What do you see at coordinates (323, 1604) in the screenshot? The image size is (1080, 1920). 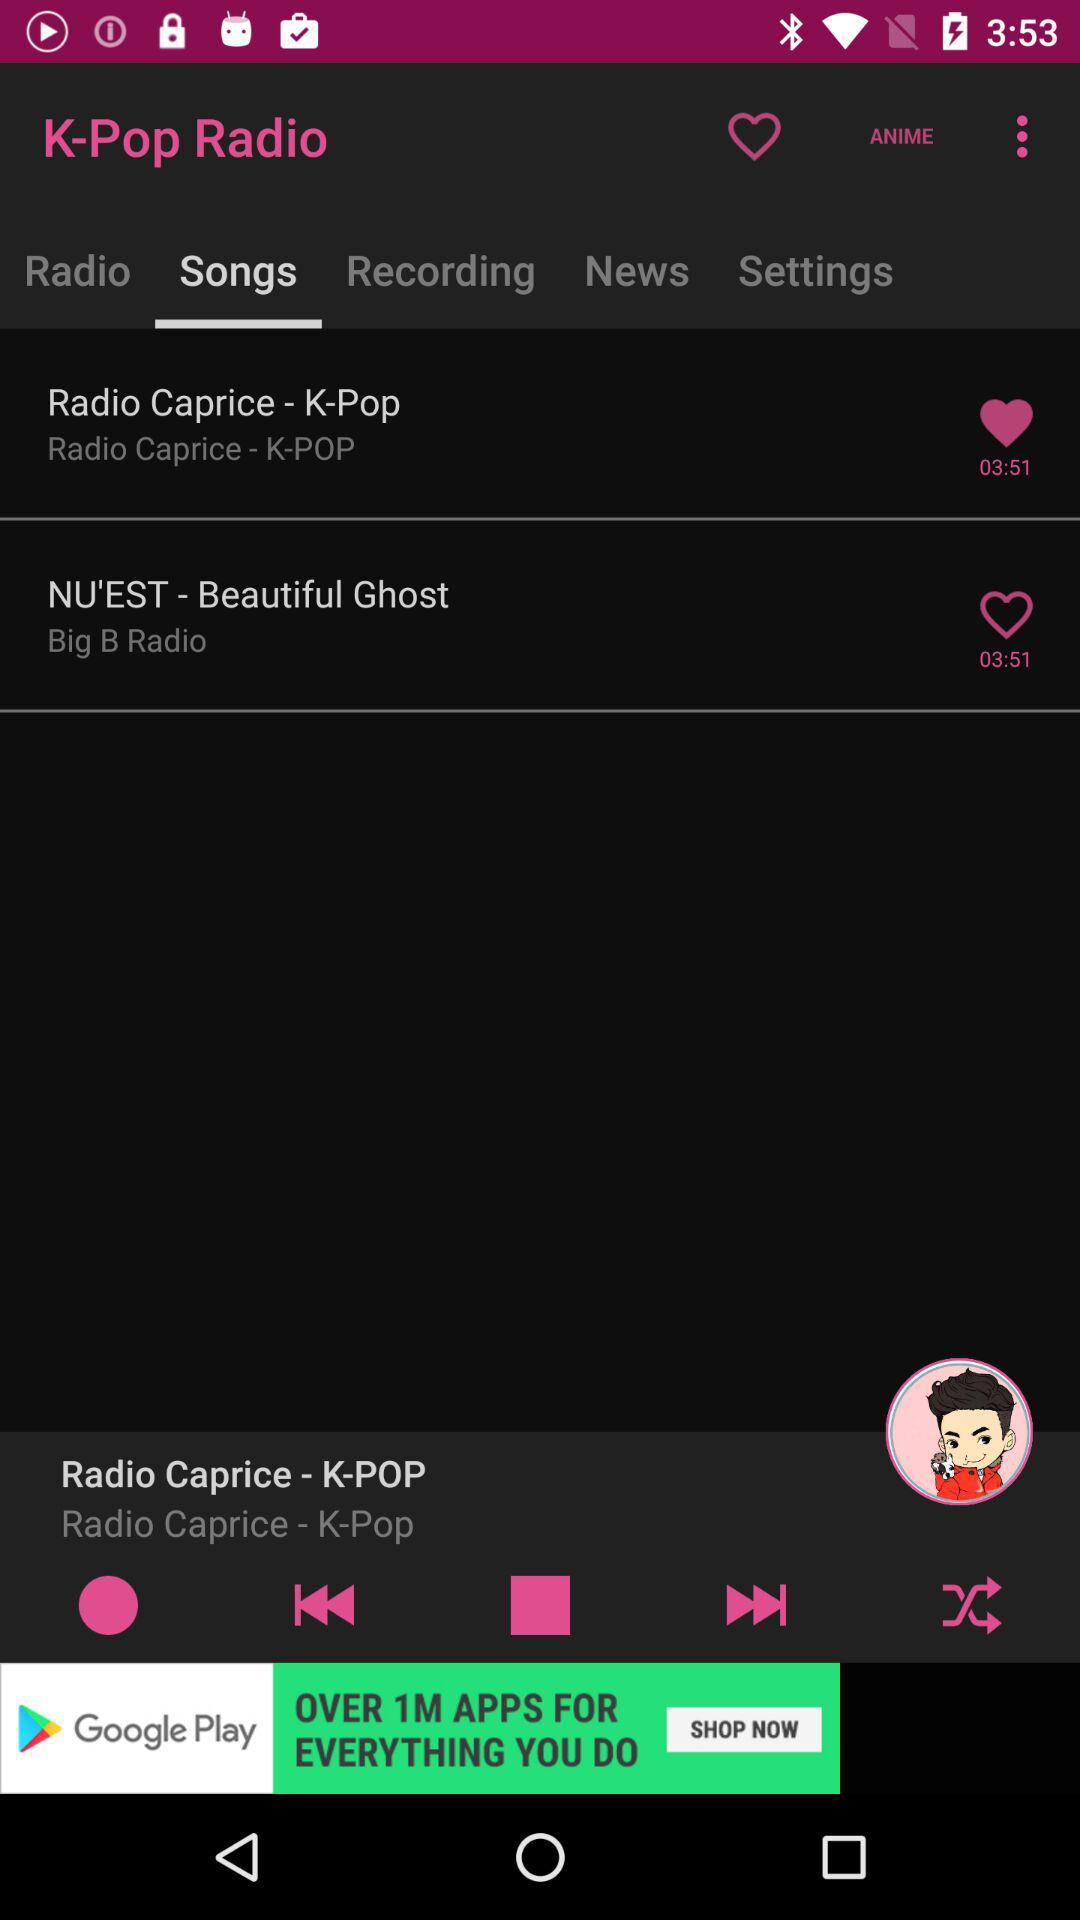 I see `go back` at bounding box center [323, 1604].